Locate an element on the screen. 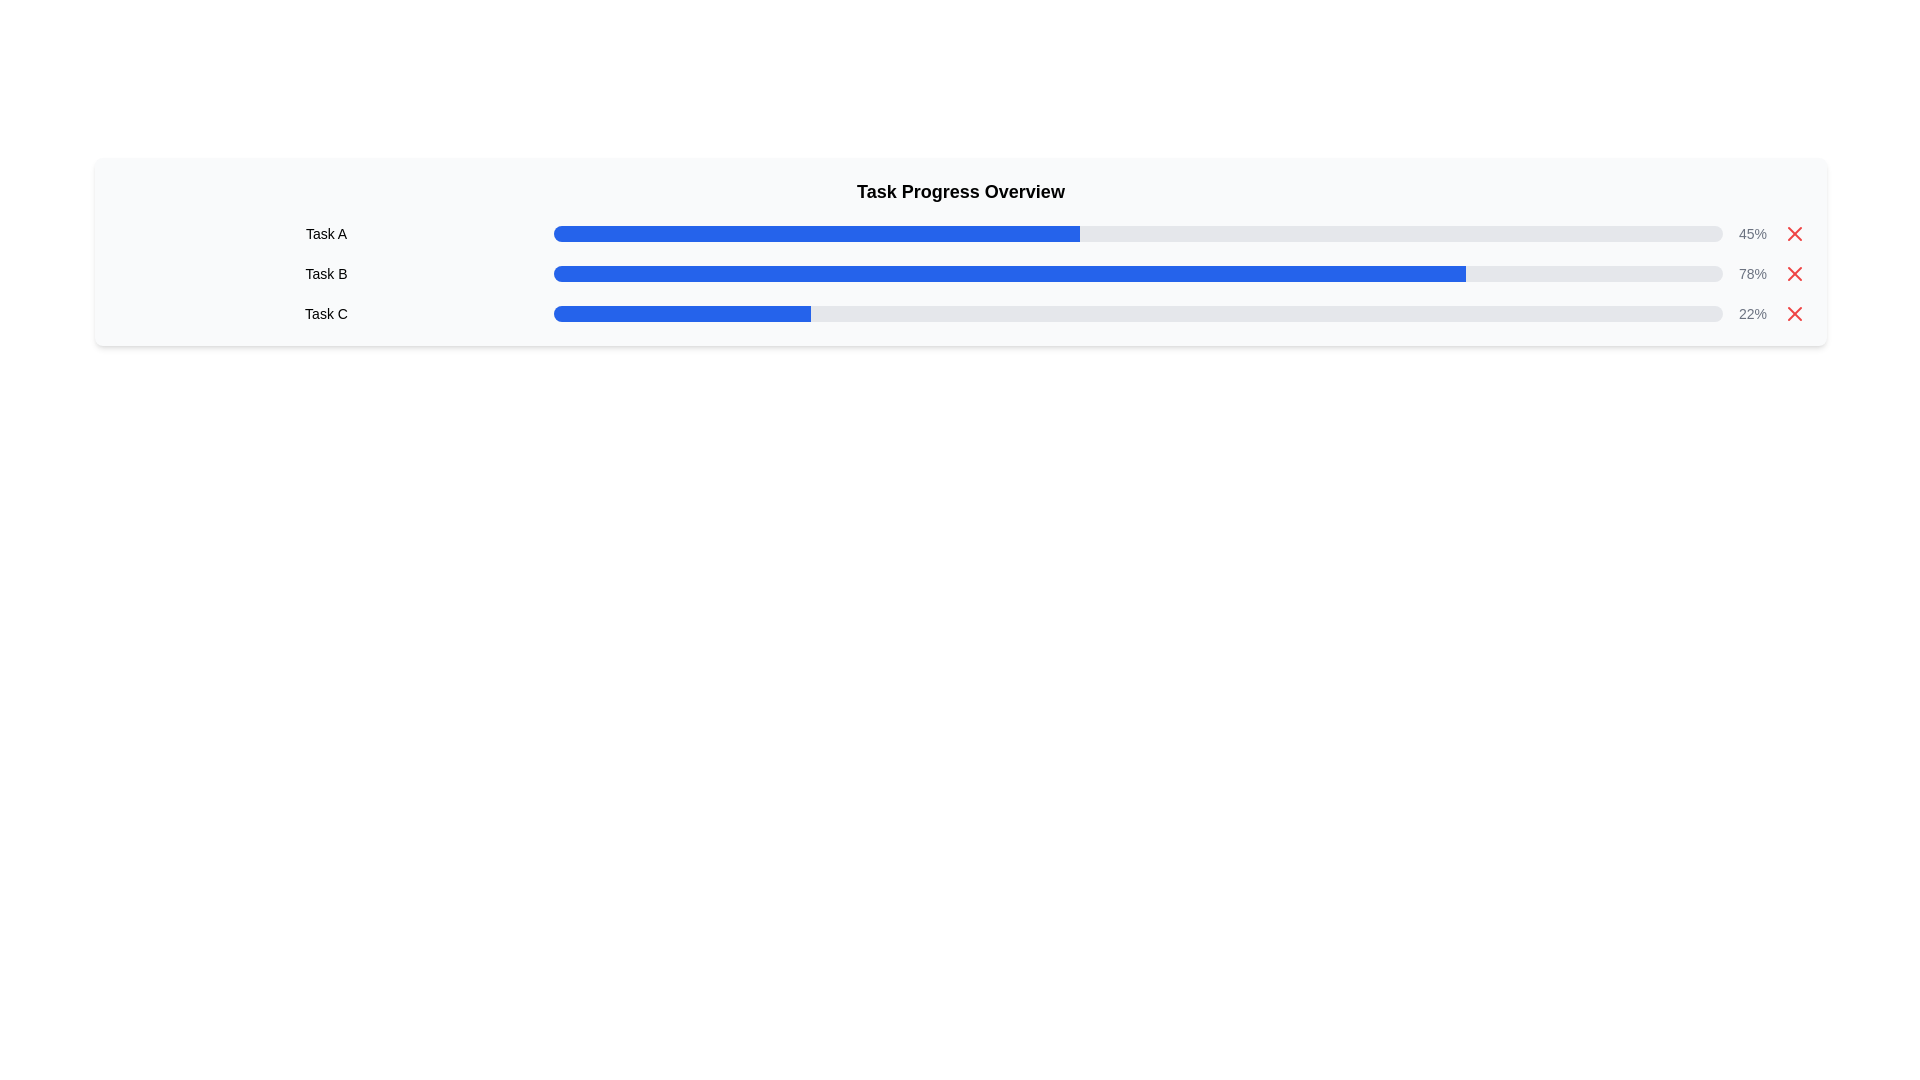 This screenshot has width=1920, height=1080. progress value associated with the blue segment of the progress bar for 'Task A', which is visually represented as a horizontally elongated rectangle filled with a solid blue color is located at coordinates (816, 233).